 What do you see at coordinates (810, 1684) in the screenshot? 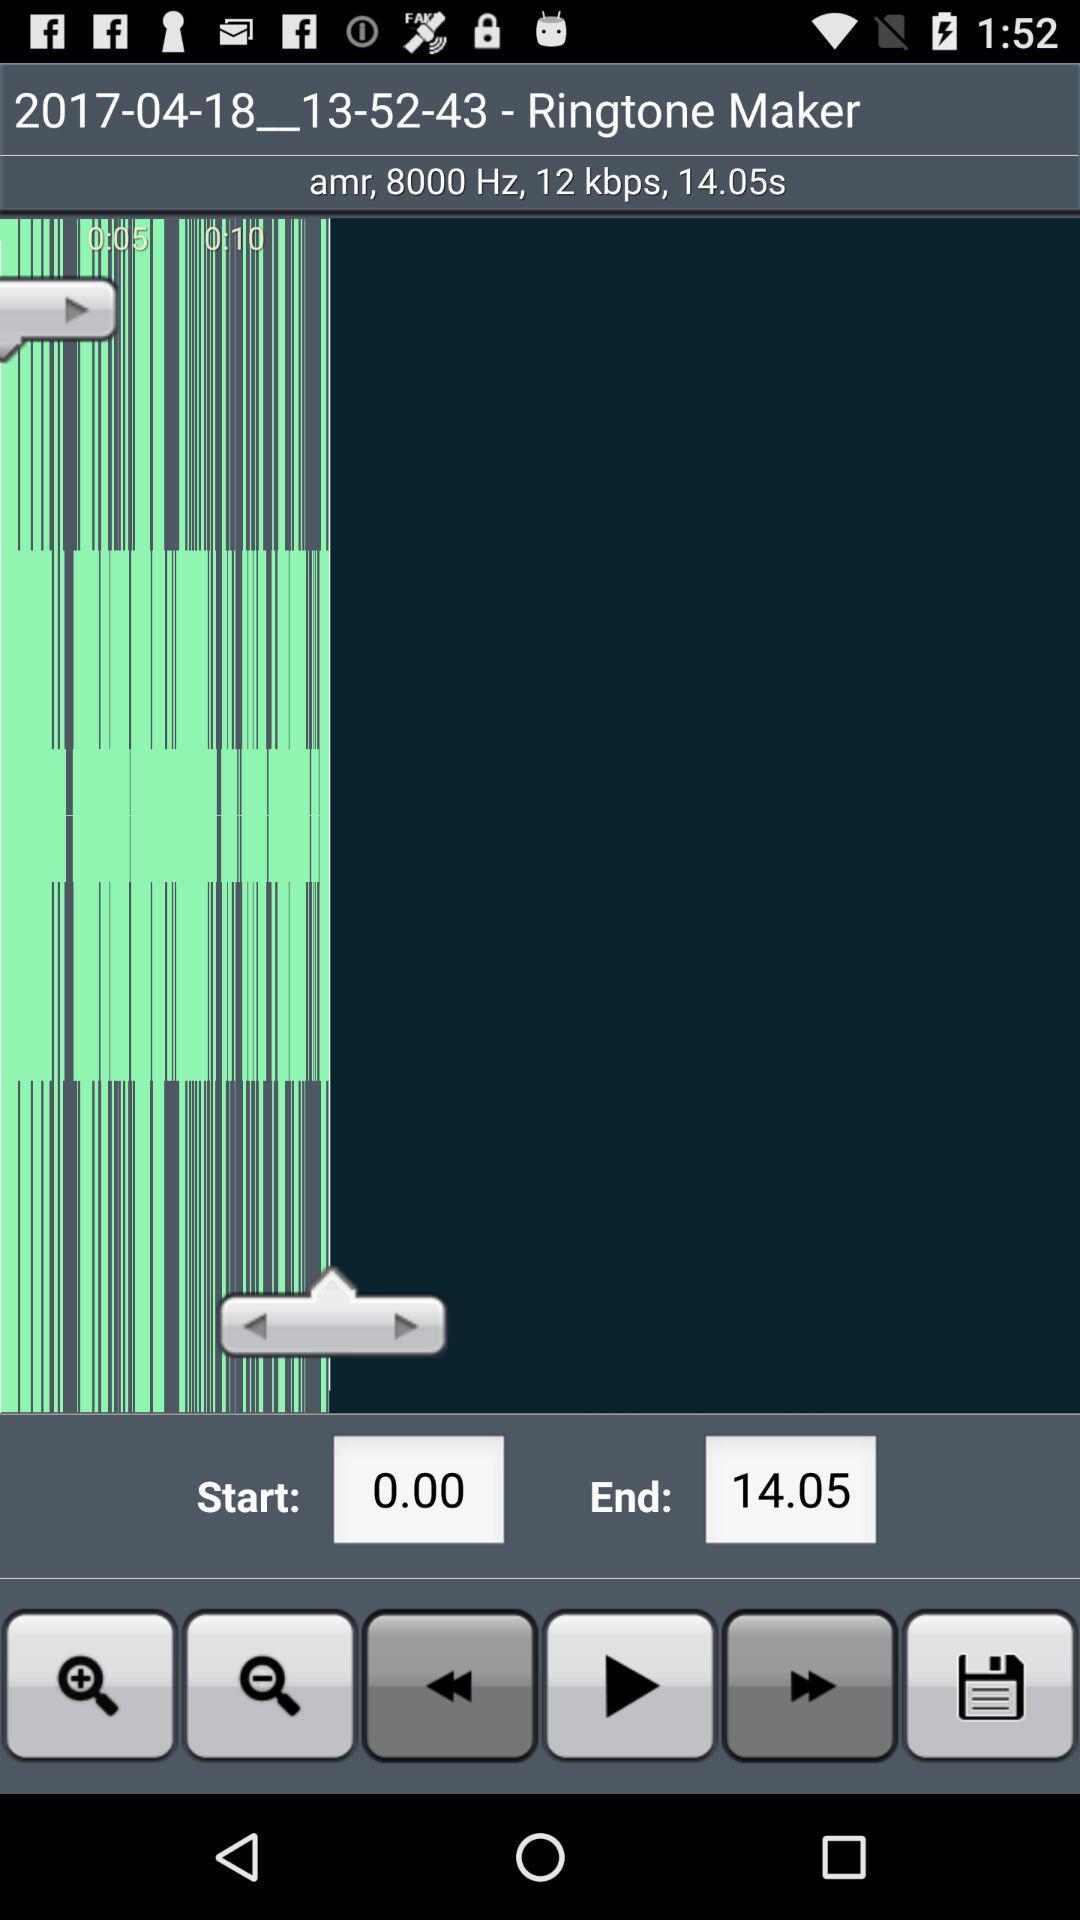
I see `fastforward` at bounding box center [810, 1684].